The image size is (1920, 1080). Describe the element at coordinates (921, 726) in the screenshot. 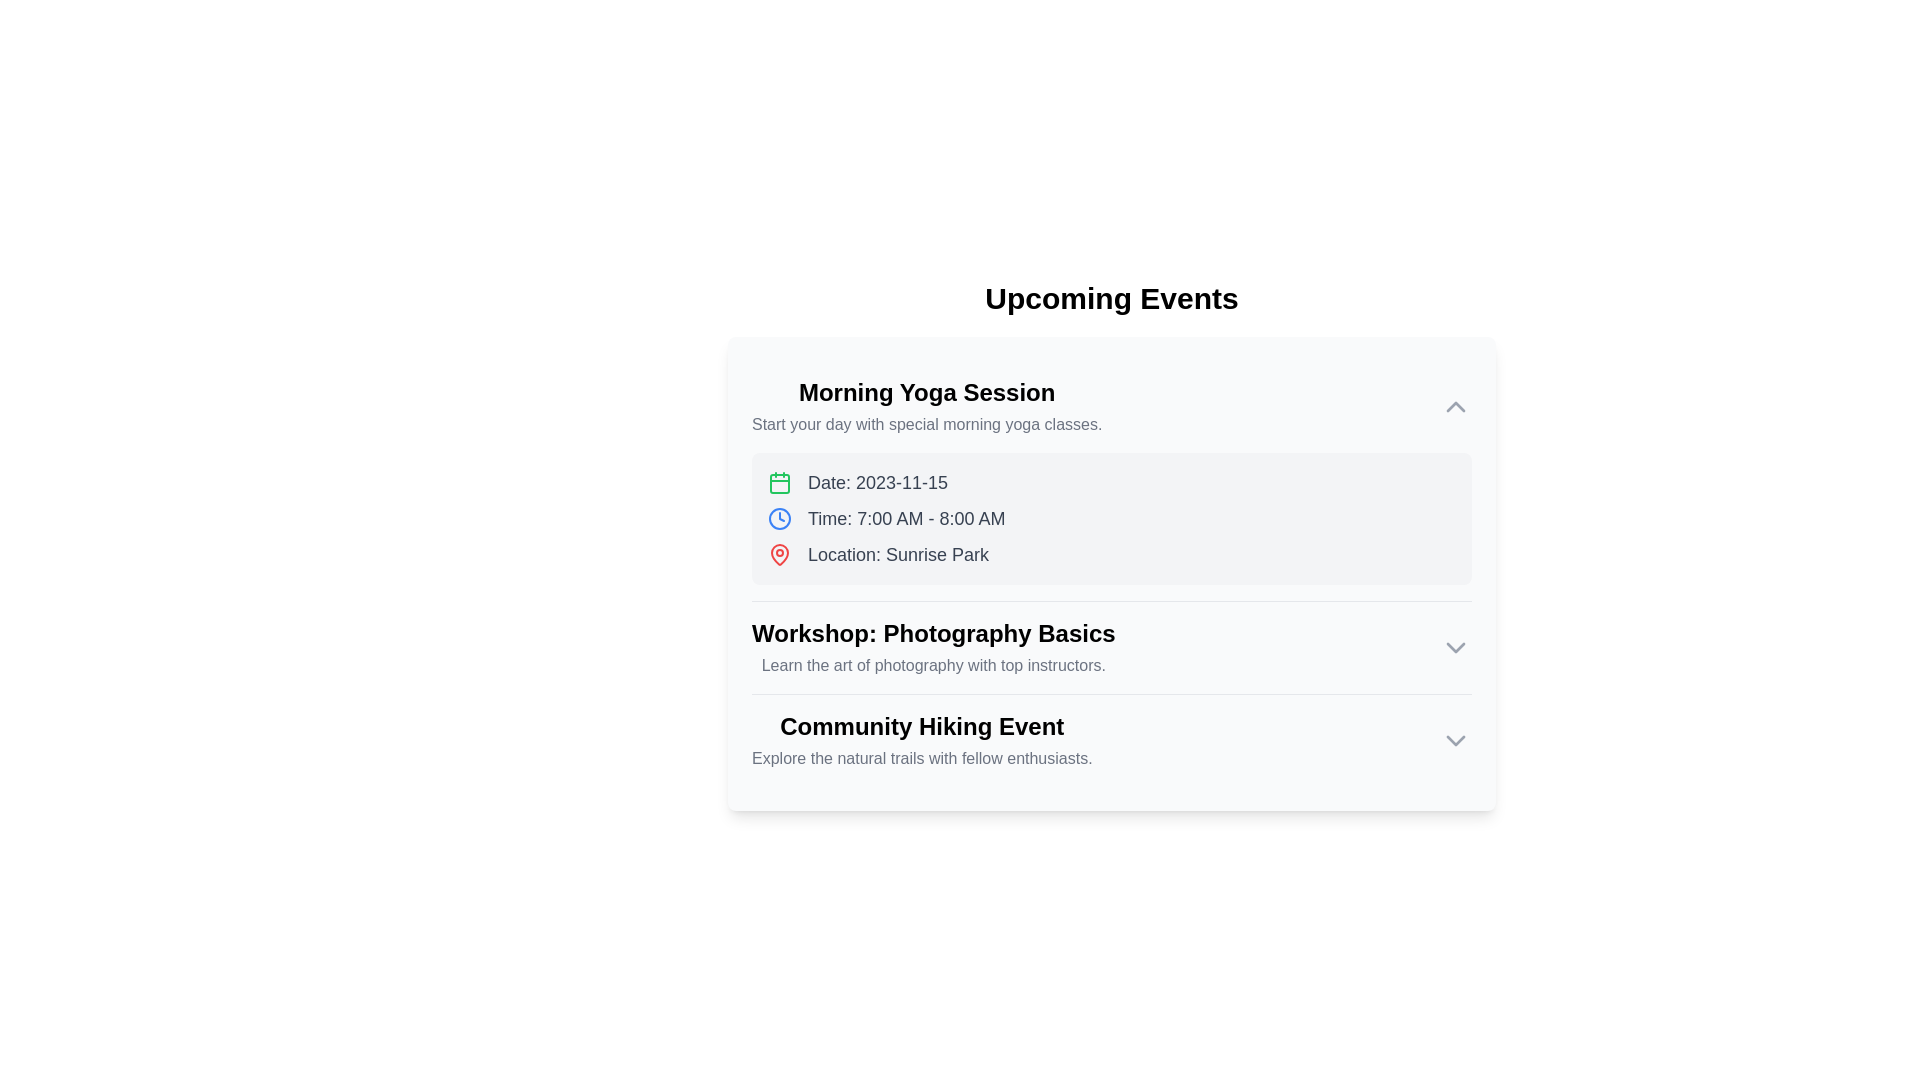

I see `the heading text that summarizes the 'Community Hiking Event', which is positioned above the descriptive text about the event` at that location.